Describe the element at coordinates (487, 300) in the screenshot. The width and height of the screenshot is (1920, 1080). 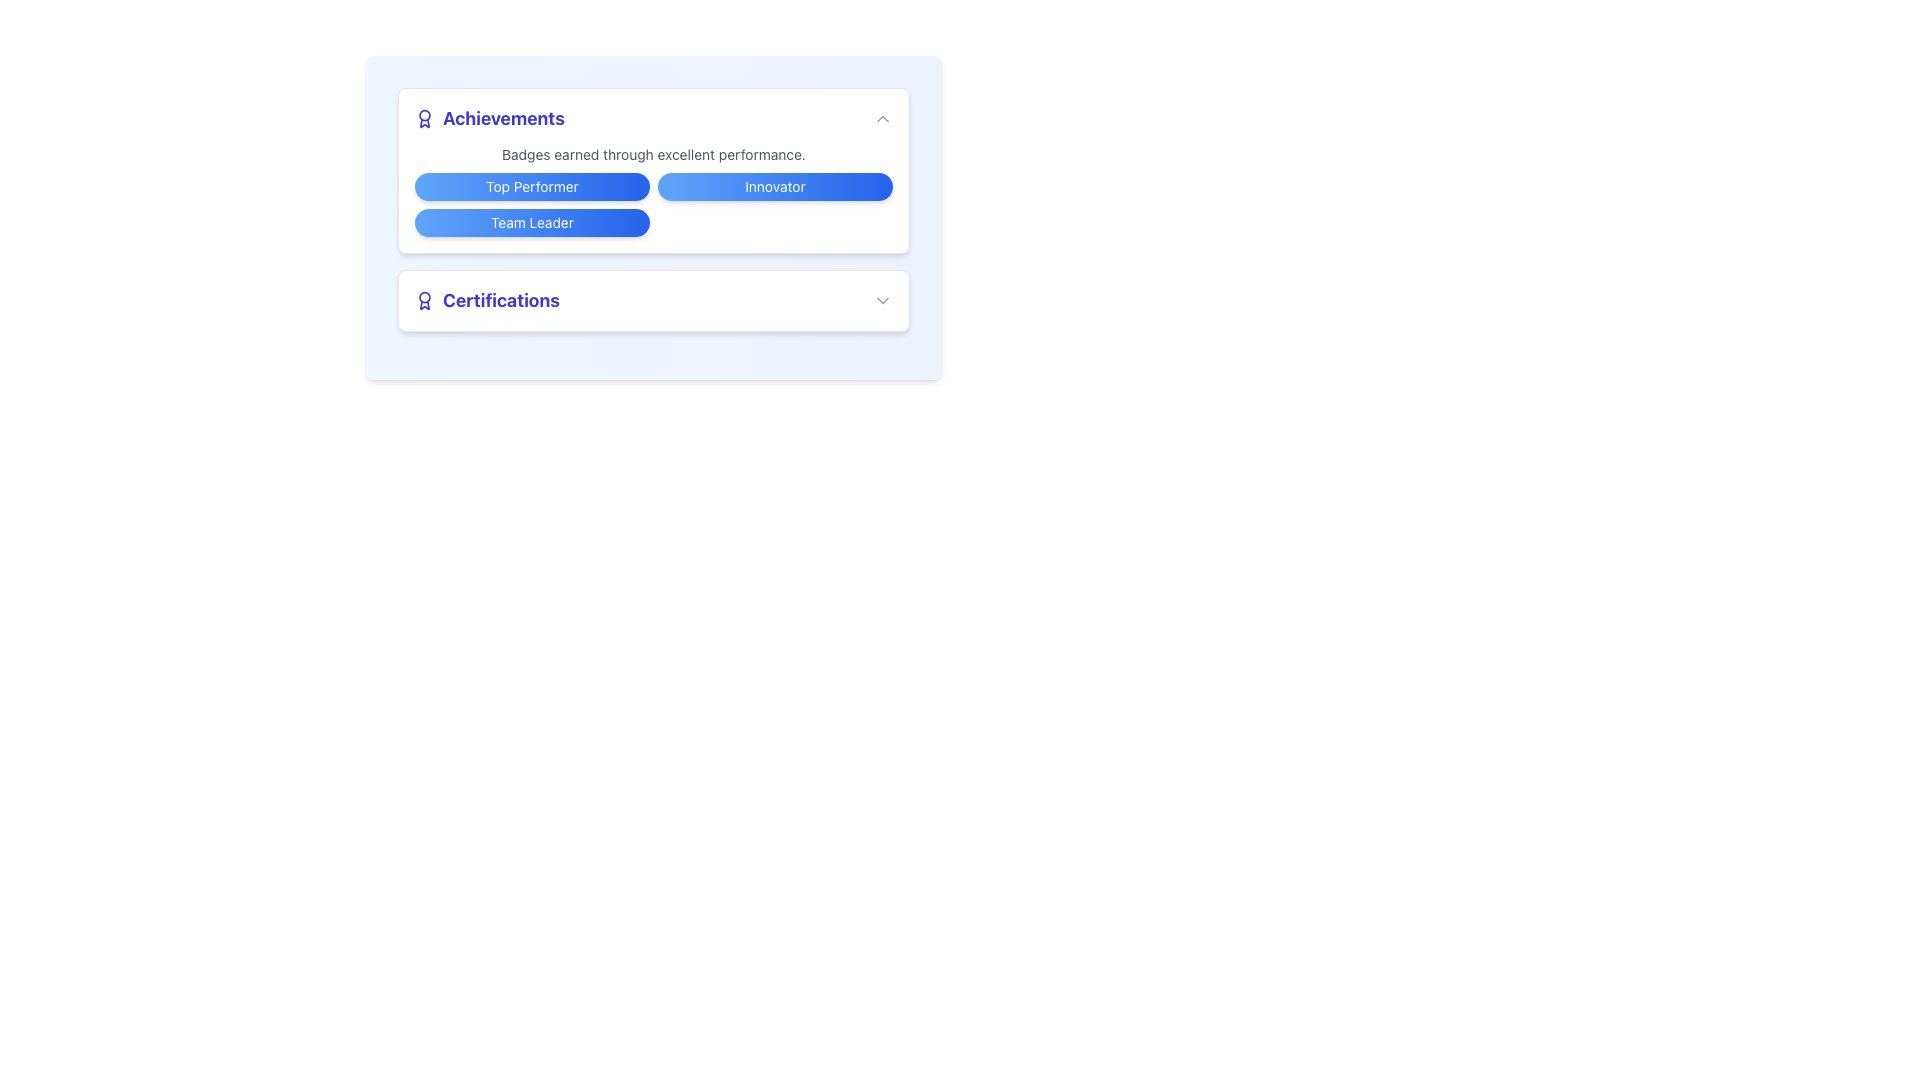
I see `the 'Certifications' header element, which includes the text in bold indigo font and an award icon` at that location.